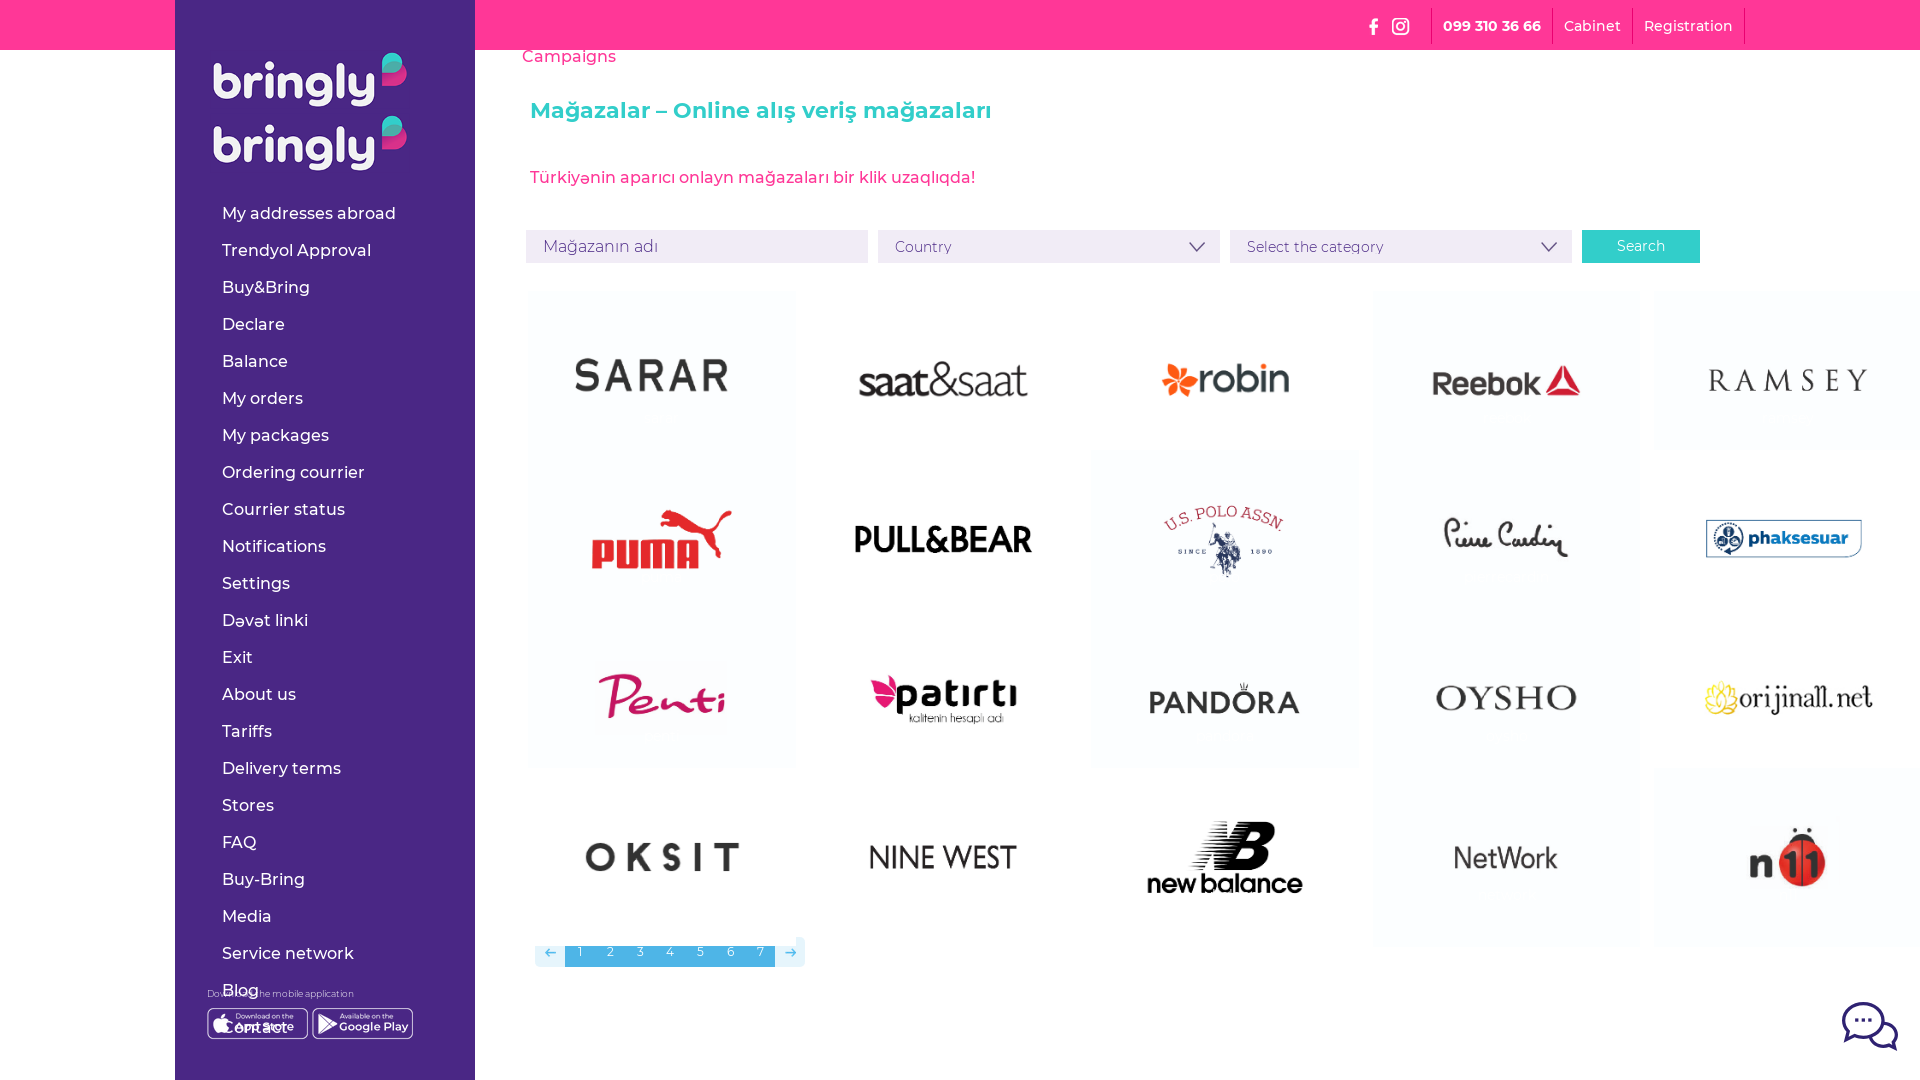 The image size is (1920, 1080). What do you see at coordinates (287, 952) in the screenshot?
I see `'Service network'` at bounding box center [287, 952].